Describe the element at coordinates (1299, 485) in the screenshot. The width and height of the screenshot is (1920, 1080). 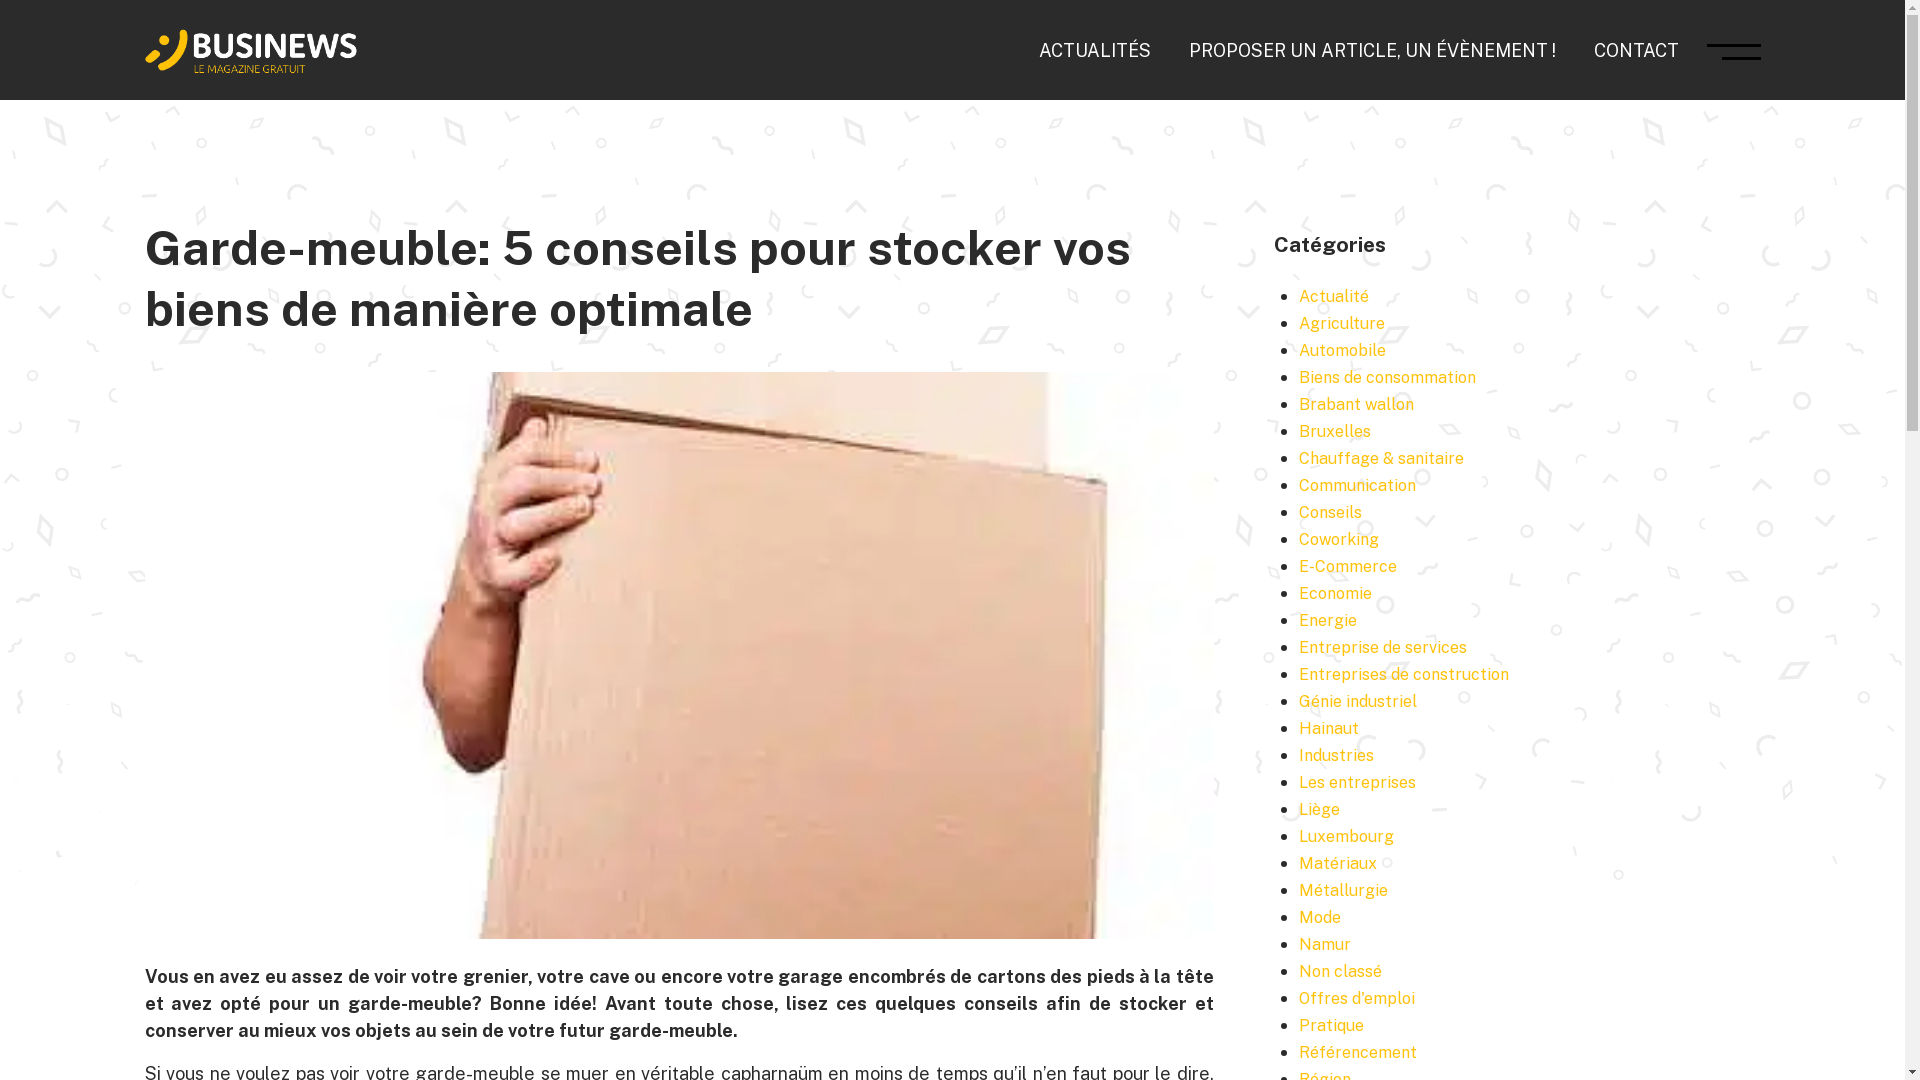
I see `'Communication'` at that location.